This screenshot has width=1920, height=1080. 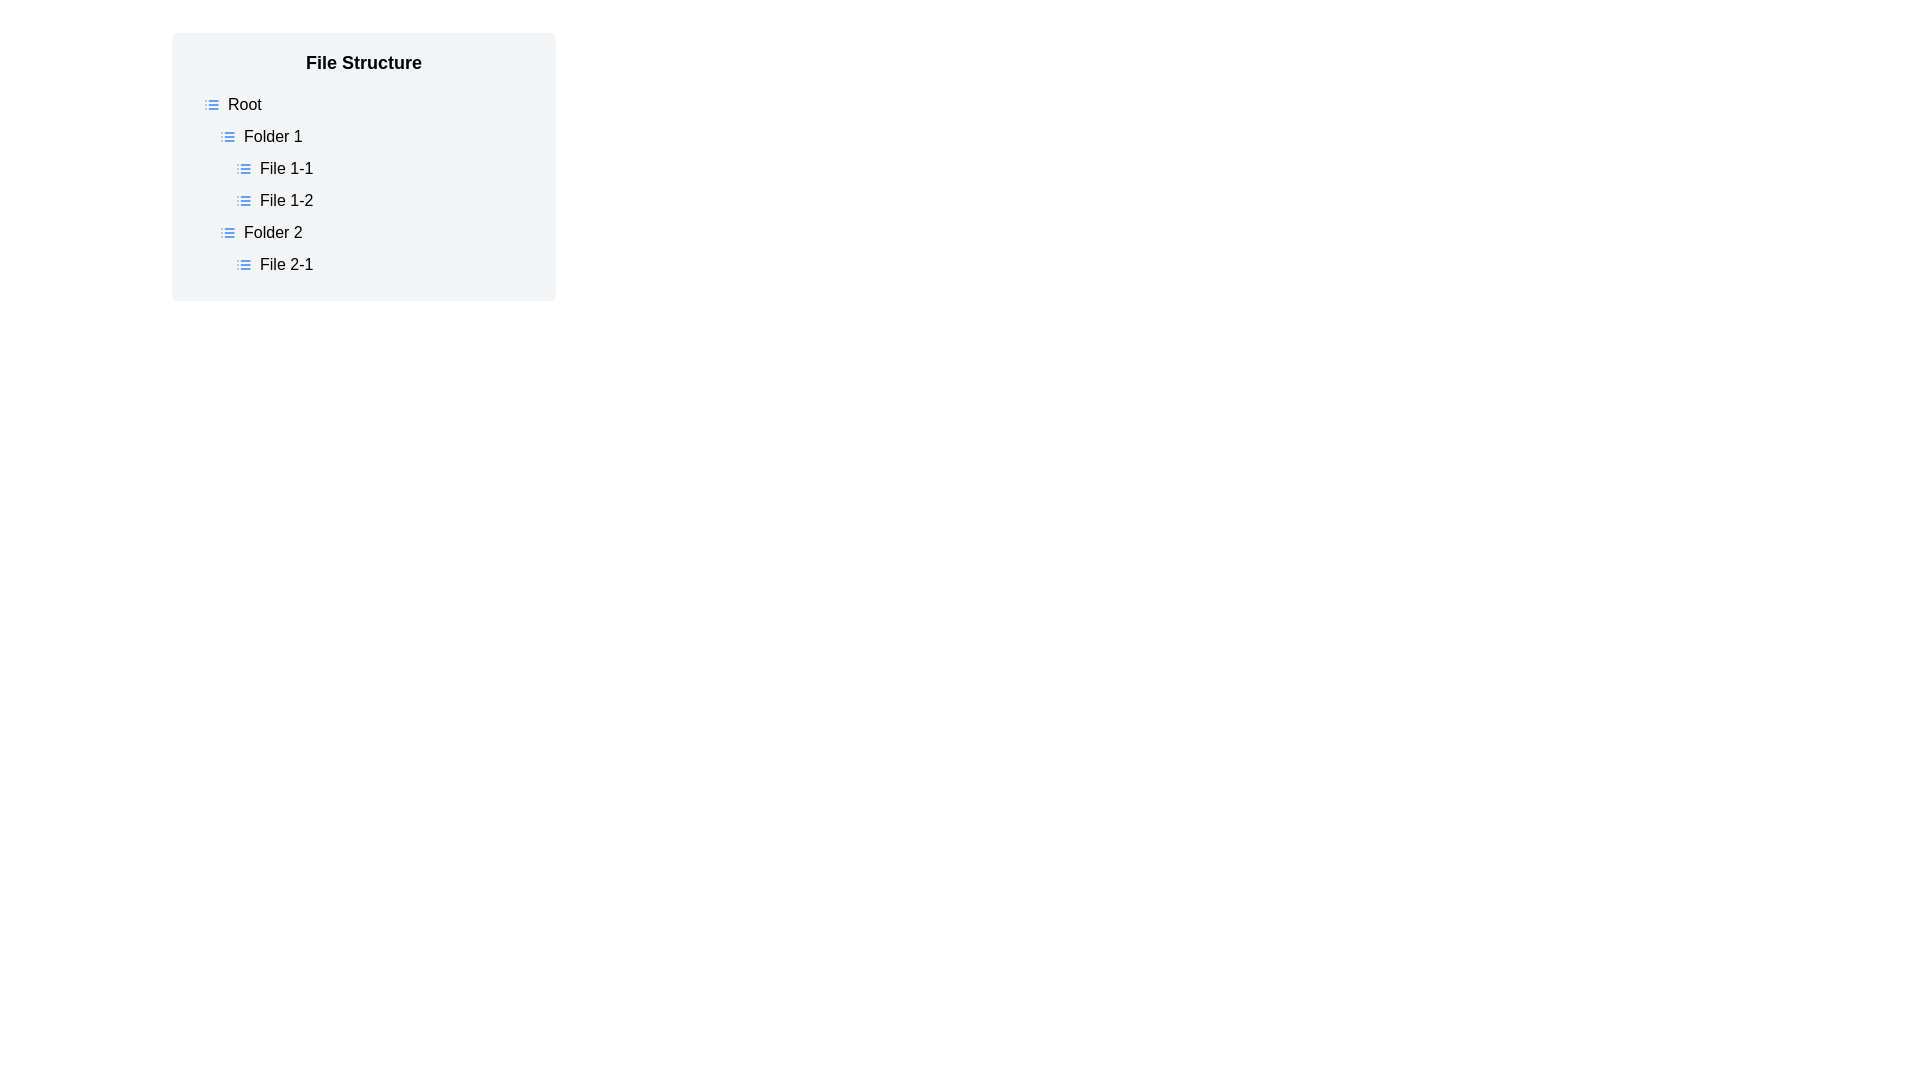 What do you see at coordinates (285, 264) in the screenshot?
I see `the text label that reads 'File 2-1'` at bounding box center [285, 264].